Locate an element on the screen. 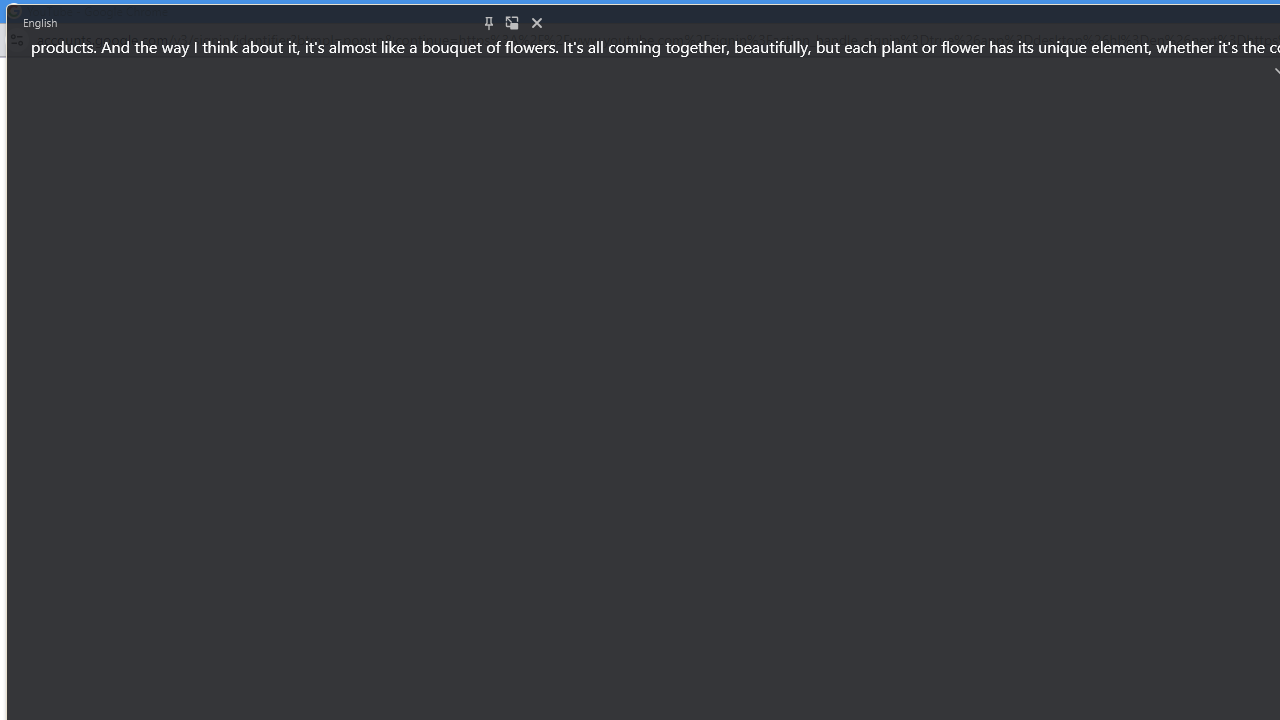 The image size is (1280, 720). 'Turn off Live Caption for now' is located at coordinates (536, 23).